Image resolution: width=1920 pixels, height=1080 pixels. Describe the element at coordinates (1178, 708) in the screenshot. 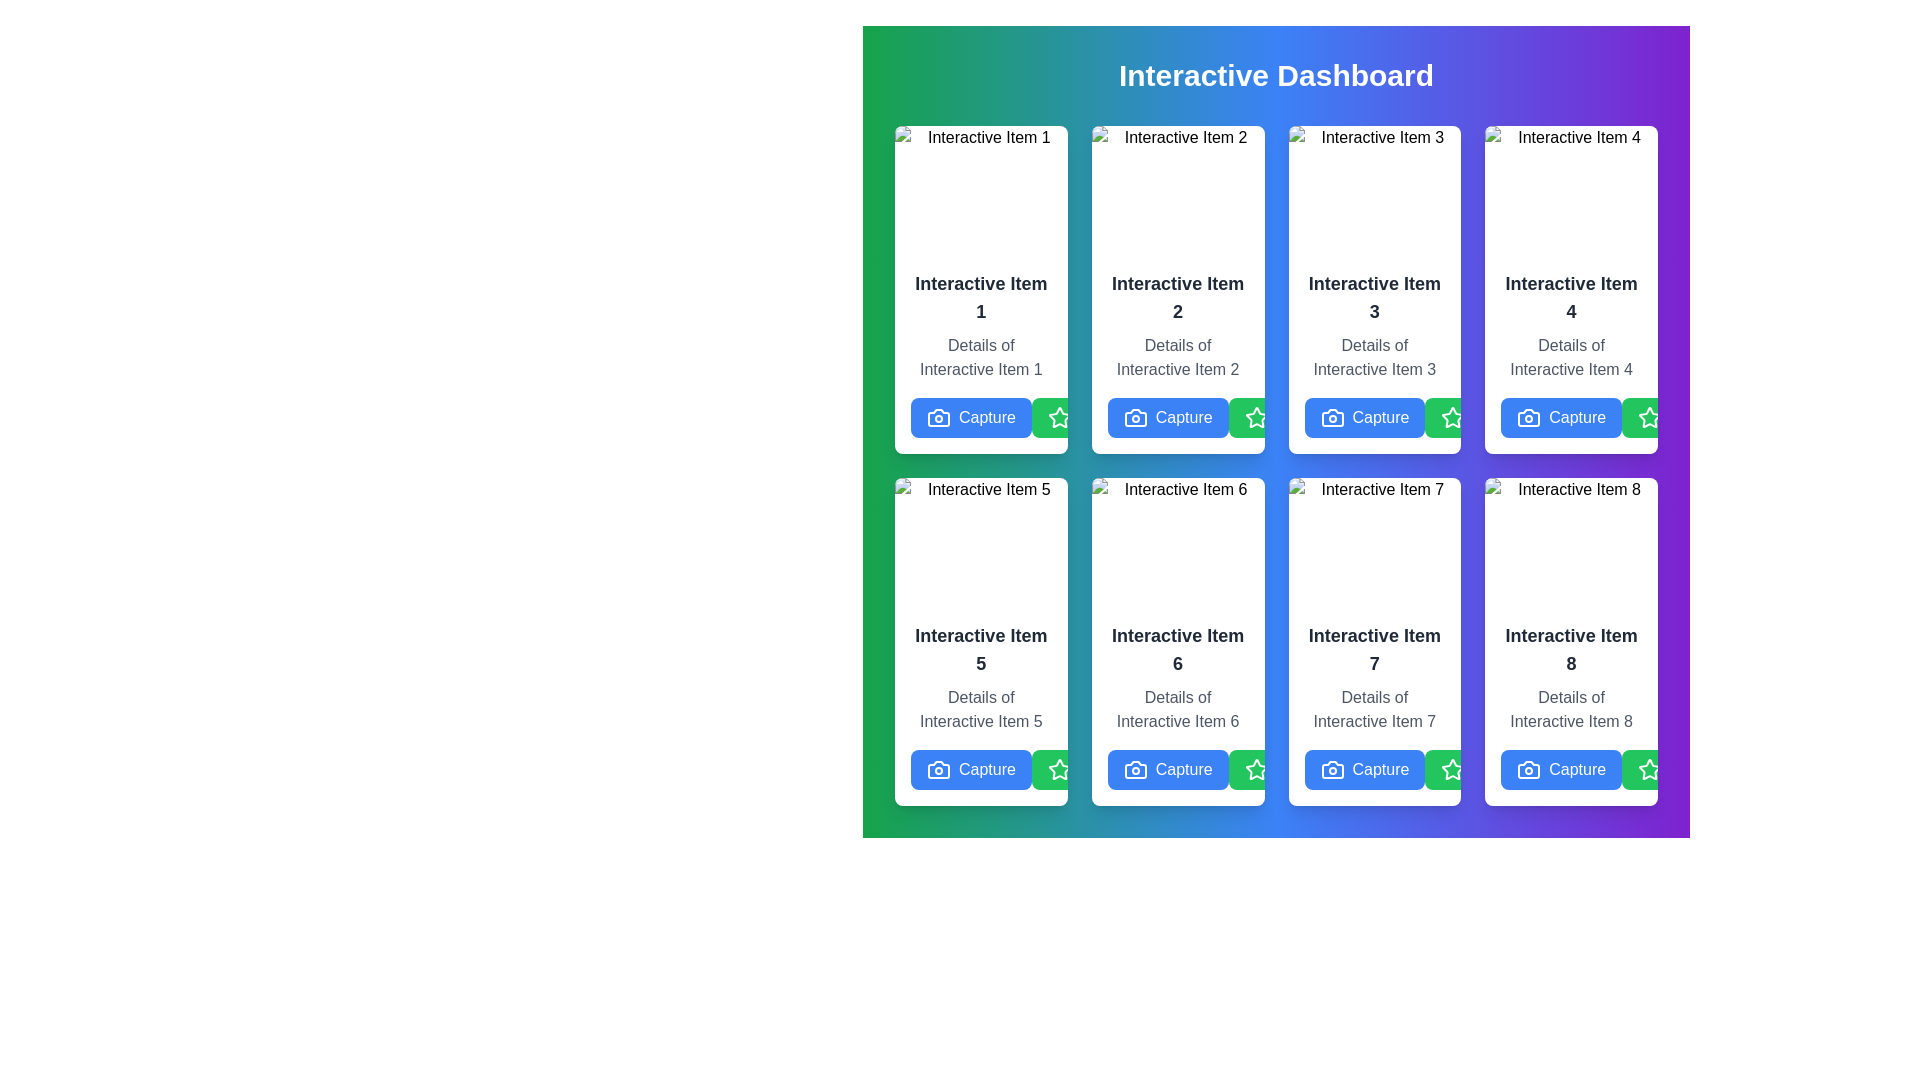

I see `the static text label that reads 'Details of Interactive Item 6', located under the heading 'Interactive Item 6'` at that location.